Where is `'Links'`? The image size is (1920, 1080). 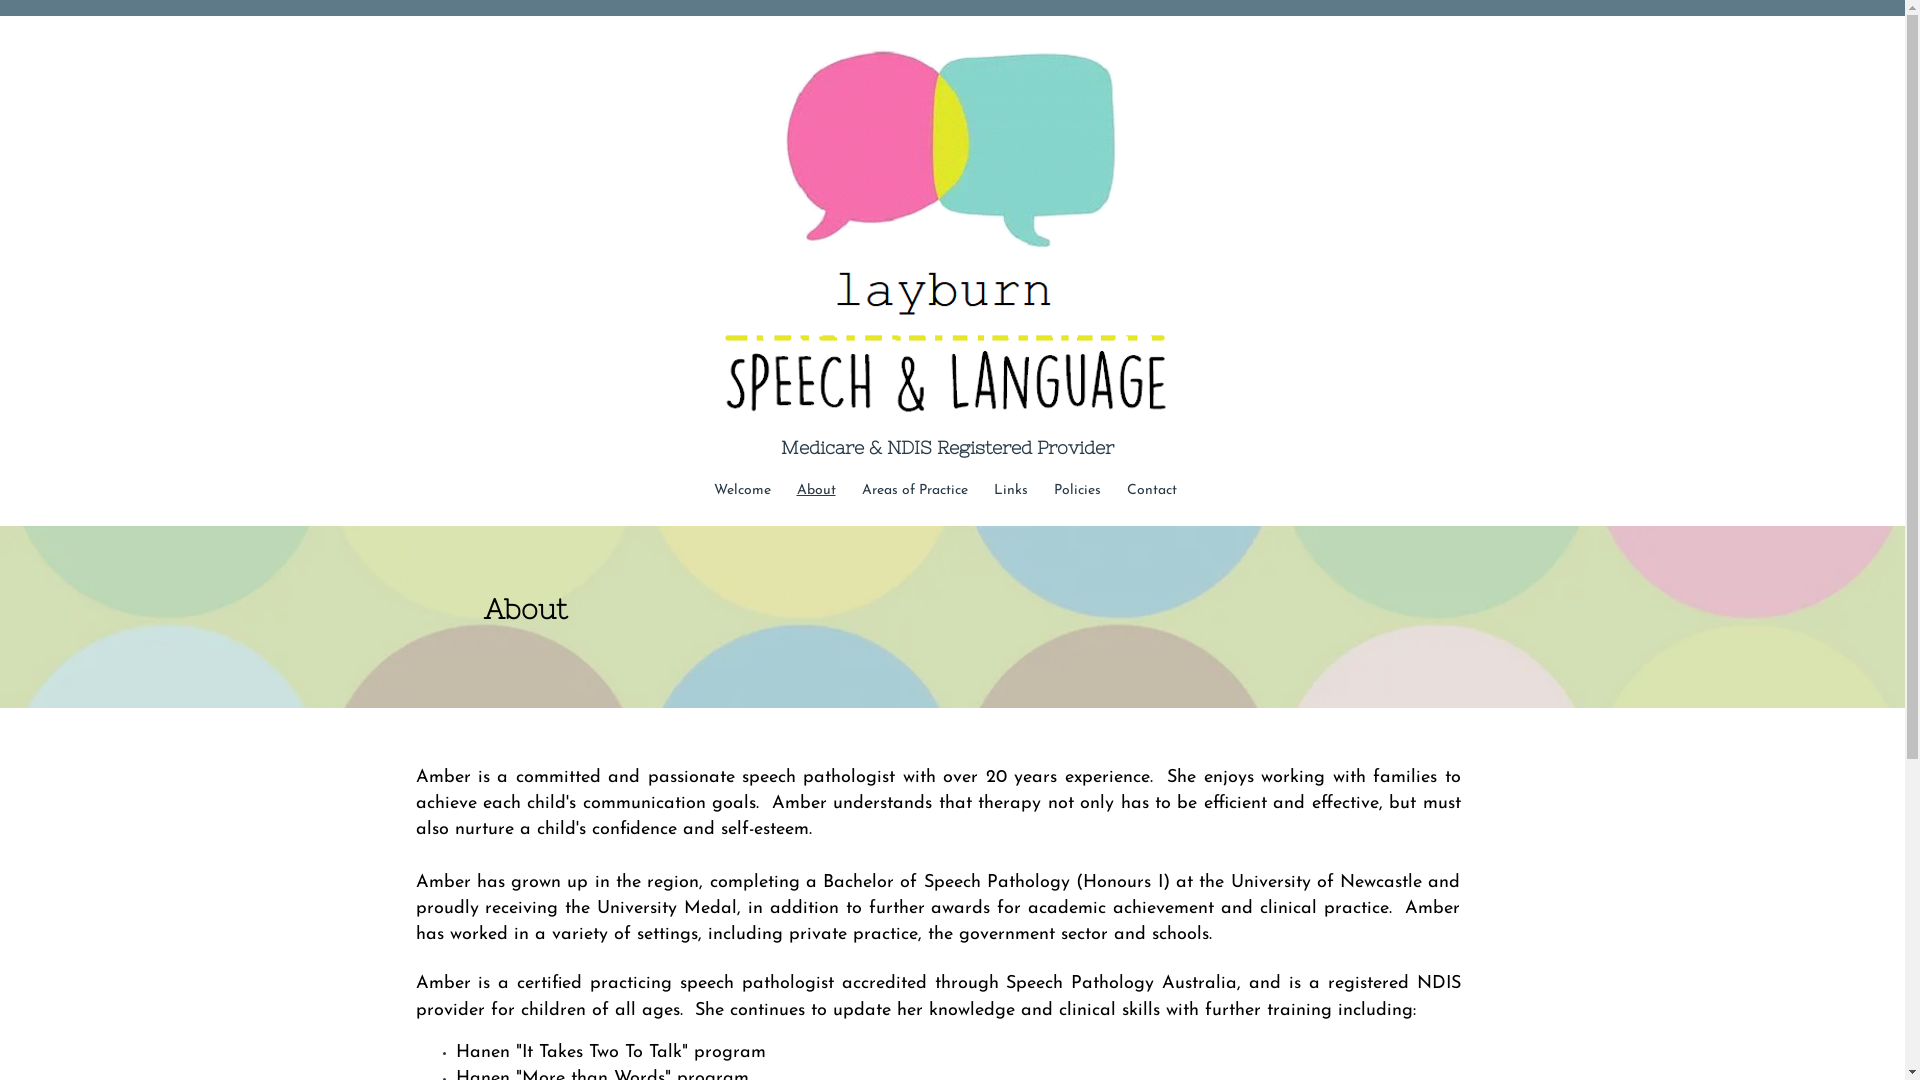
'Links' is located at coordinates (1009, 490).